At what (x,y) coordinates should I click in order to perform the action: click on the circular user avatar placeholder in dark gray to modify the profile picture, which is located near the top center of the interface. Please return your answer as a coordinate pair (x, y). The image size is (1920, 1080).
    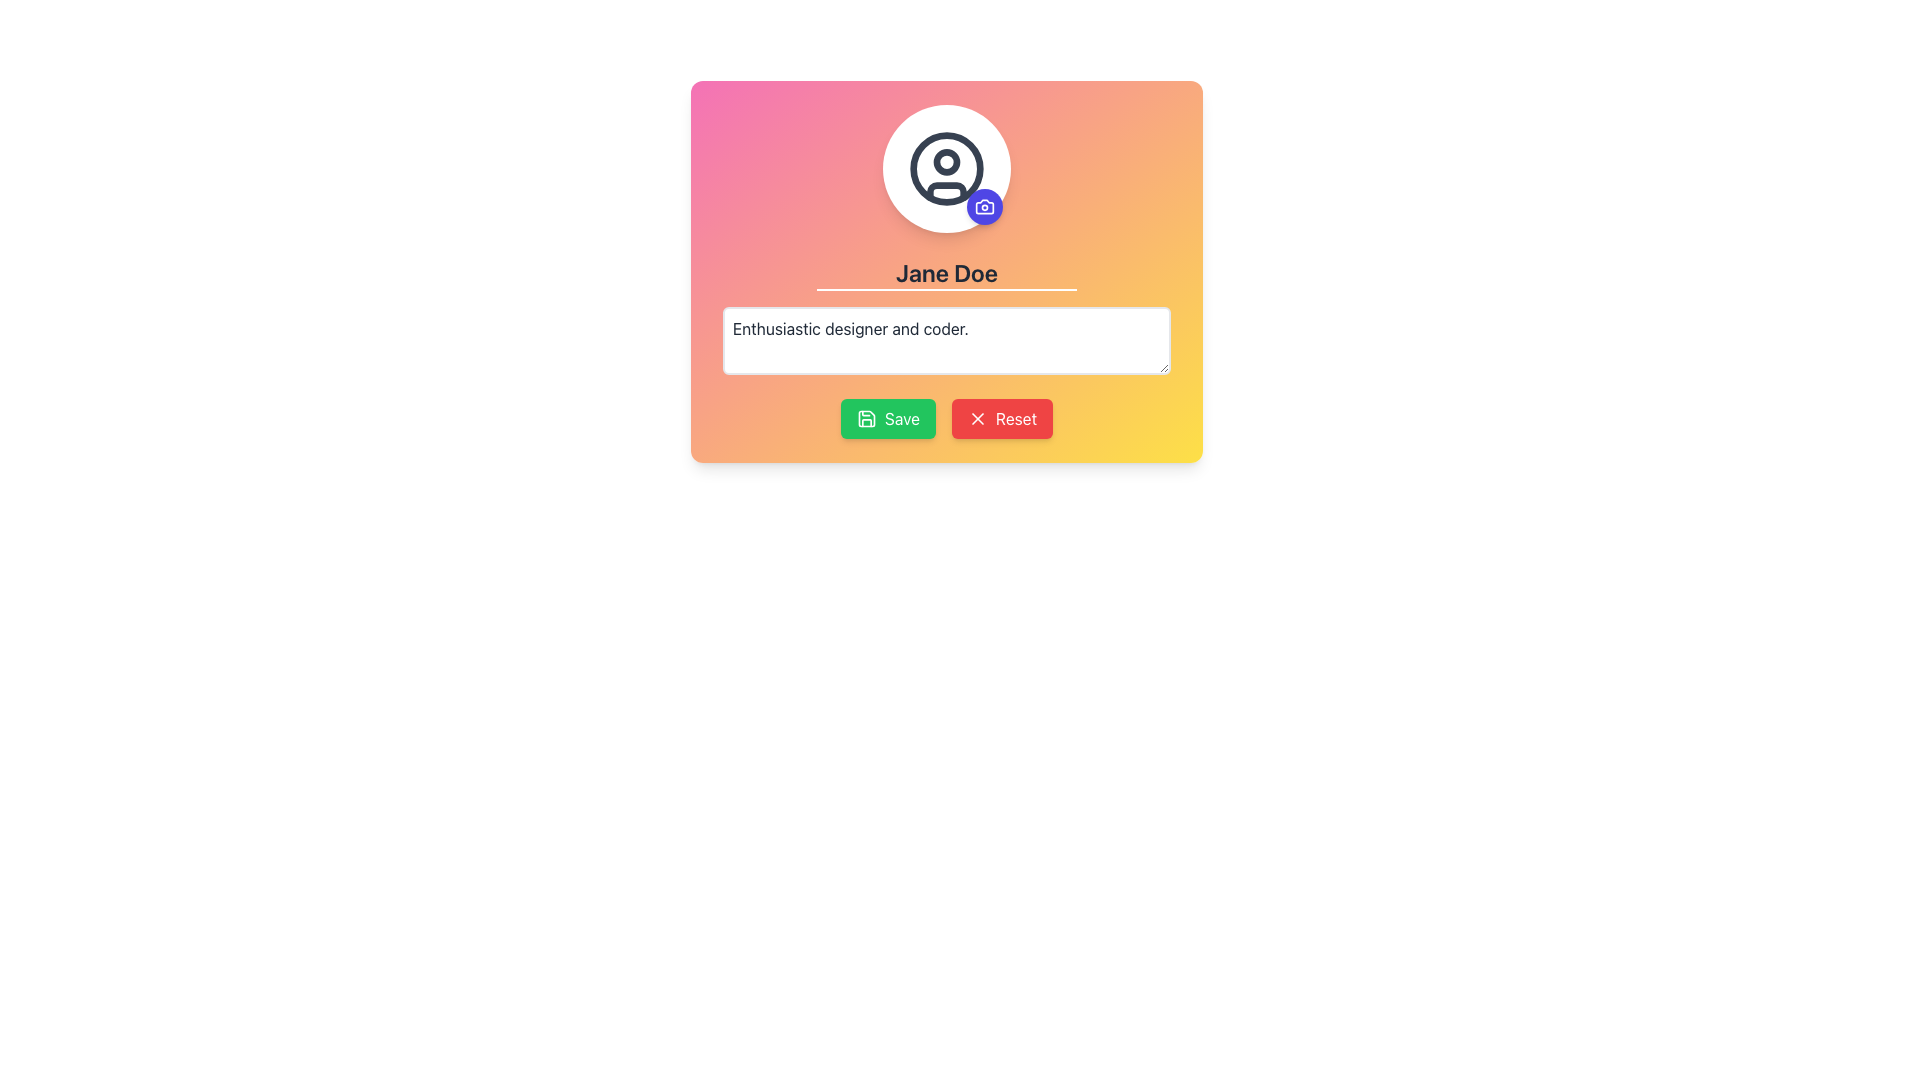
    Looking at the image, I should click on (945, 168).